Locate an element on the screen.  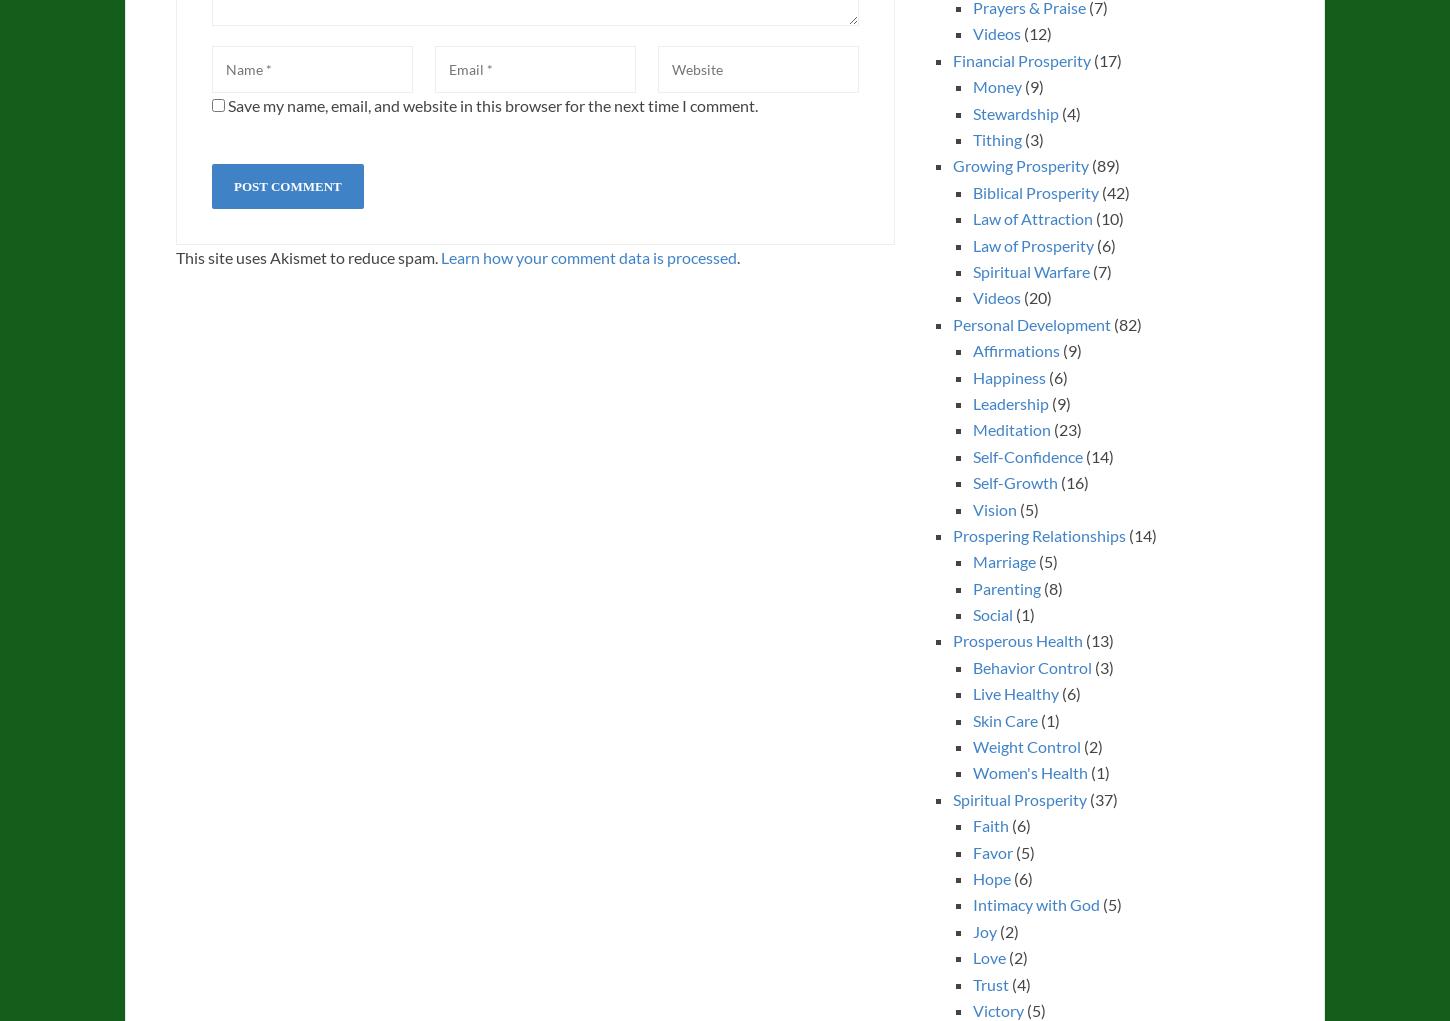
'Intimacy with God' is located at coordinates (1035, 904).